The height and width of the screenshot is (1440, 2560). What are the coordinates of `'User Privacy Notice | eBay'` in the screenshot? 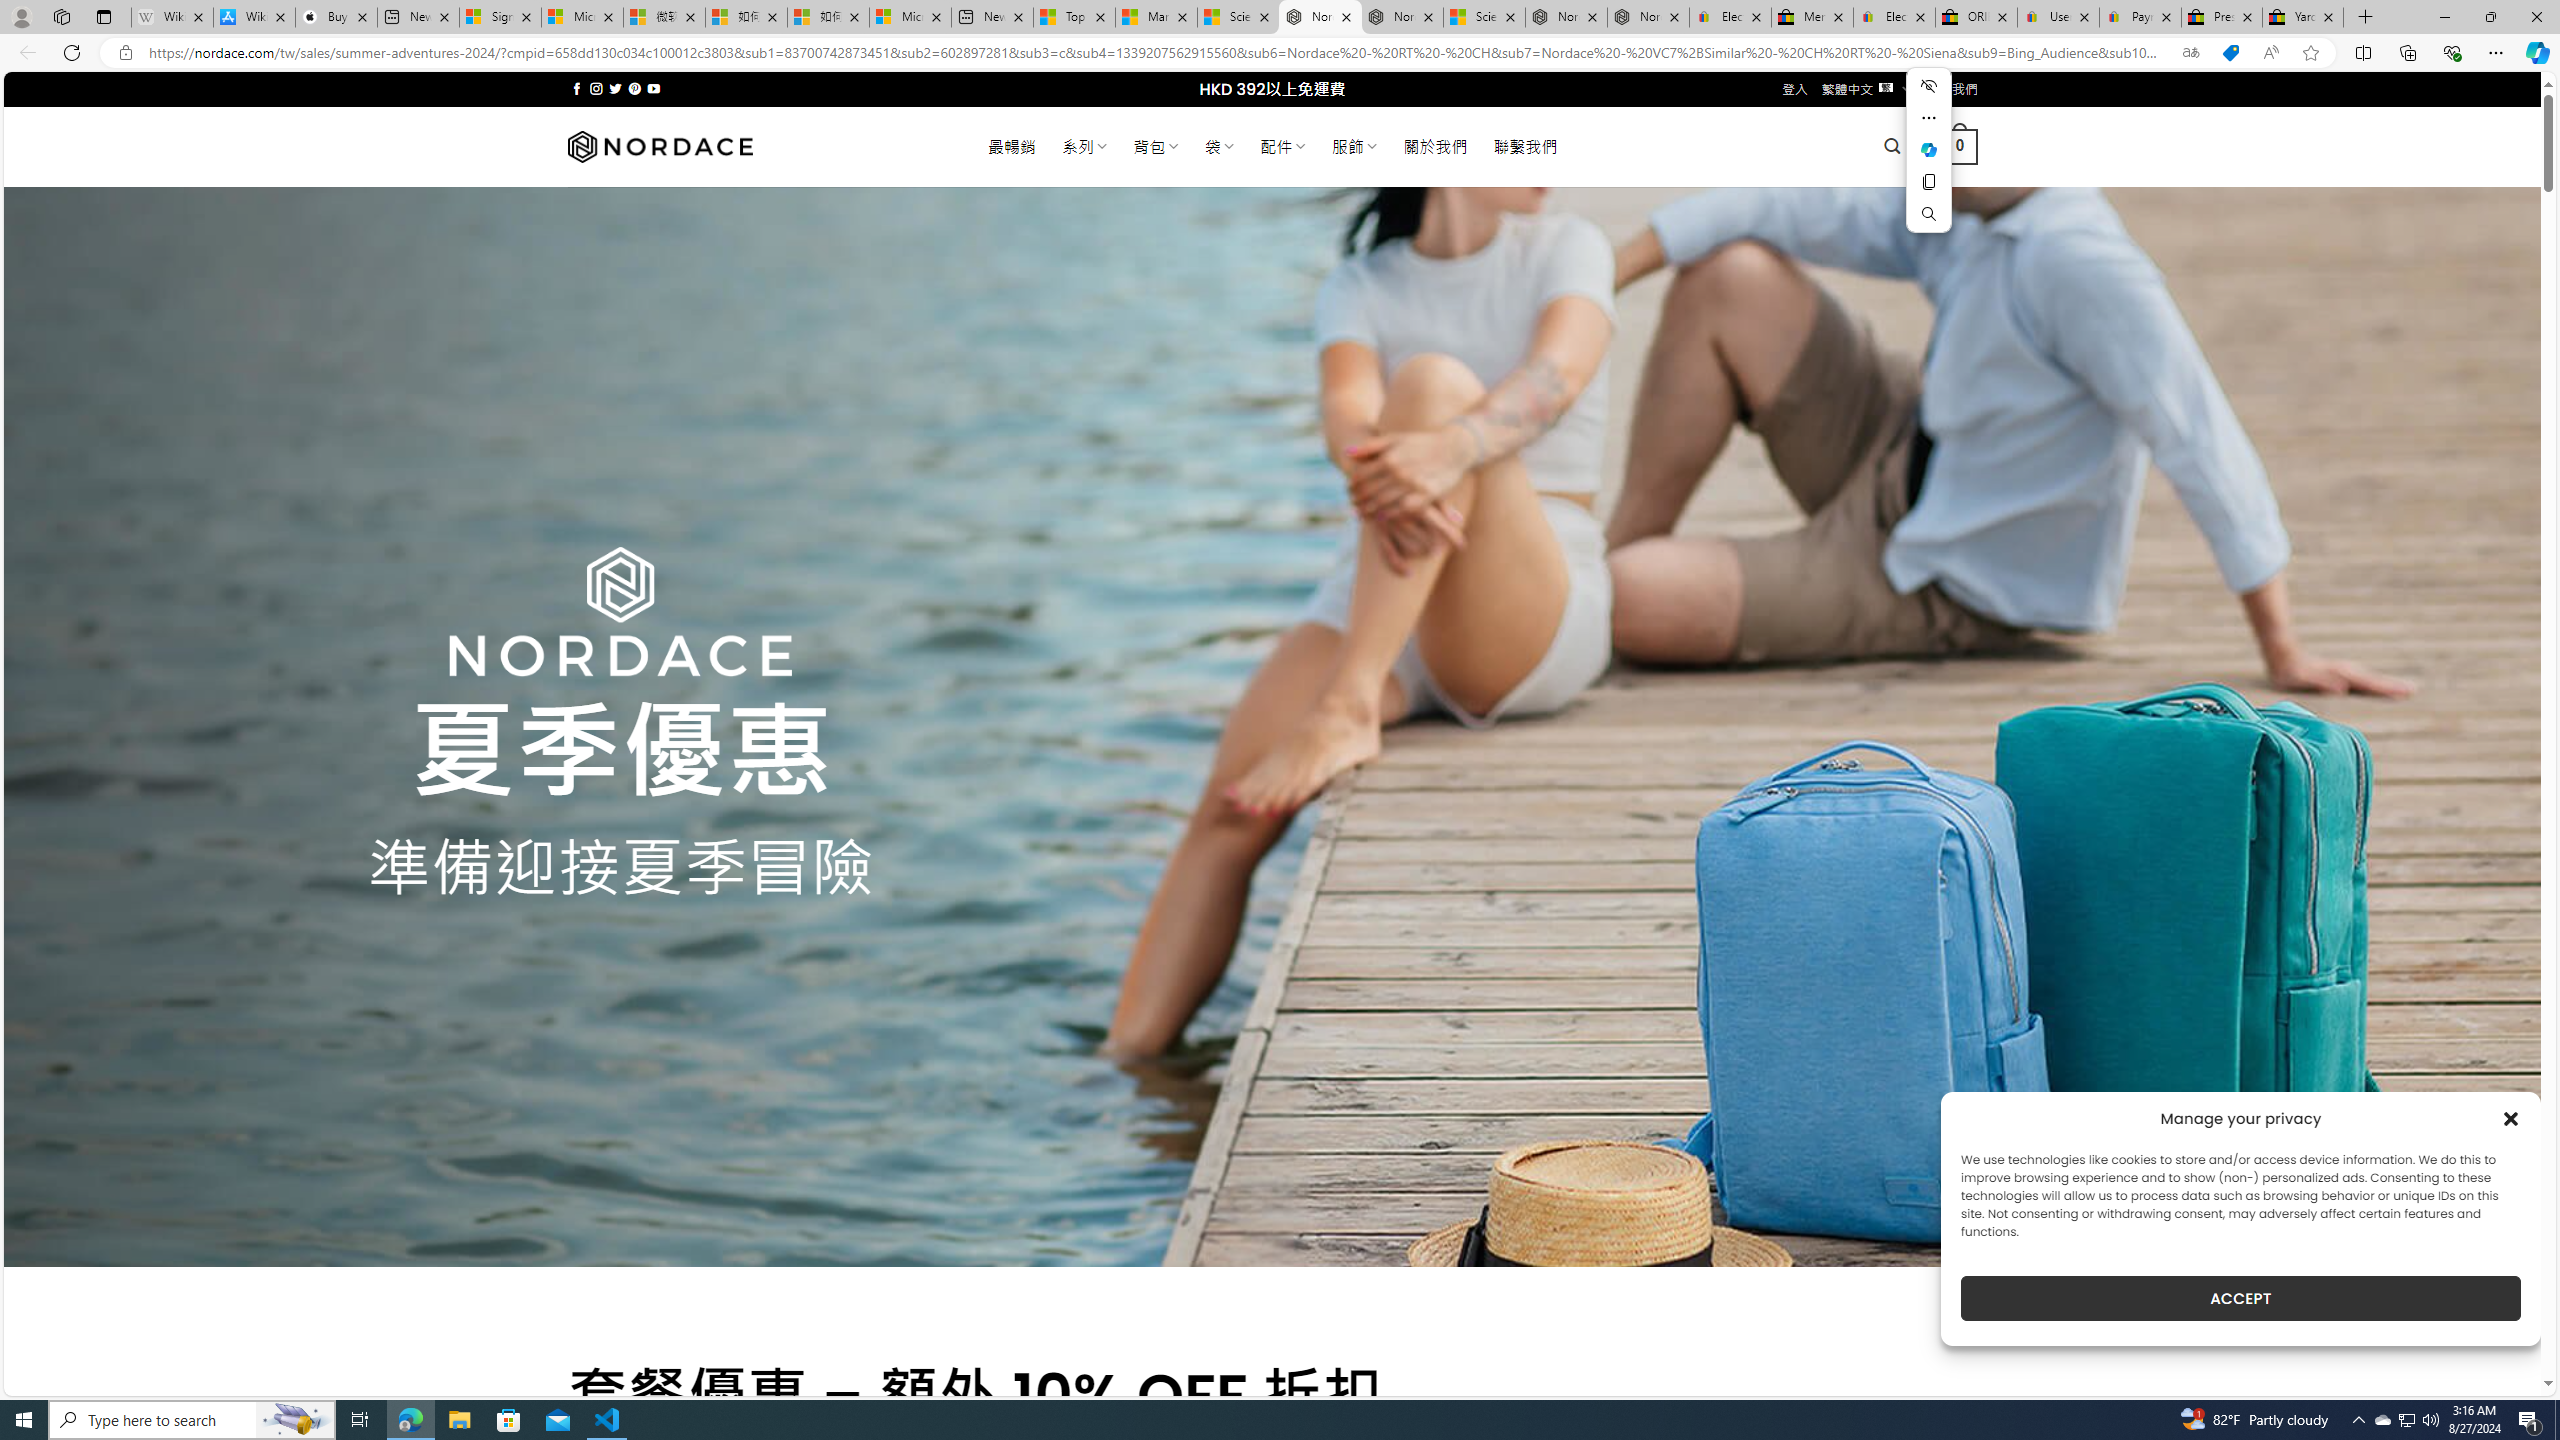 It's located at (2058, 16).